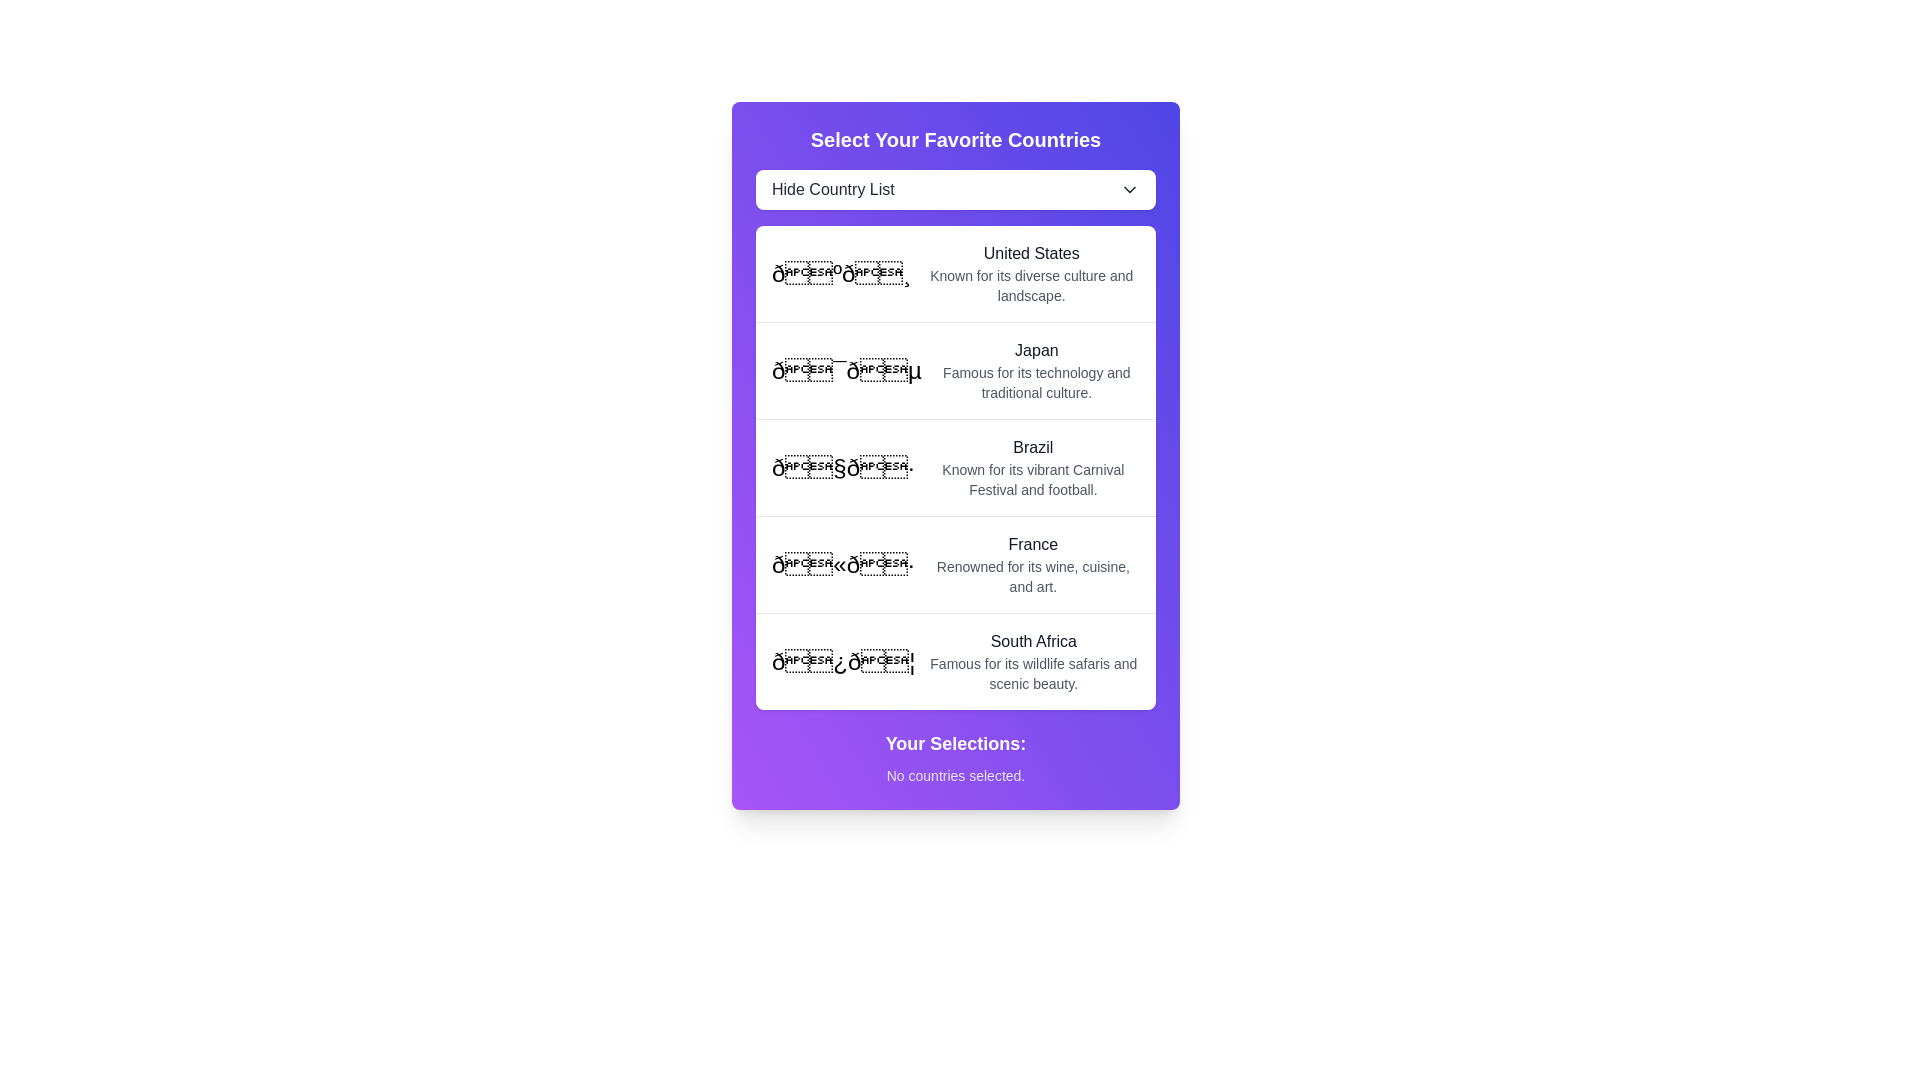  What do you see at coordinates (1033, 544) in the screenshot?
I see `text label that serves as the title for the 'France' entry in the list, positioned above the description text of 'Renowned for its wine, cuisine, and art.'` at bounding box center [1033, 544].